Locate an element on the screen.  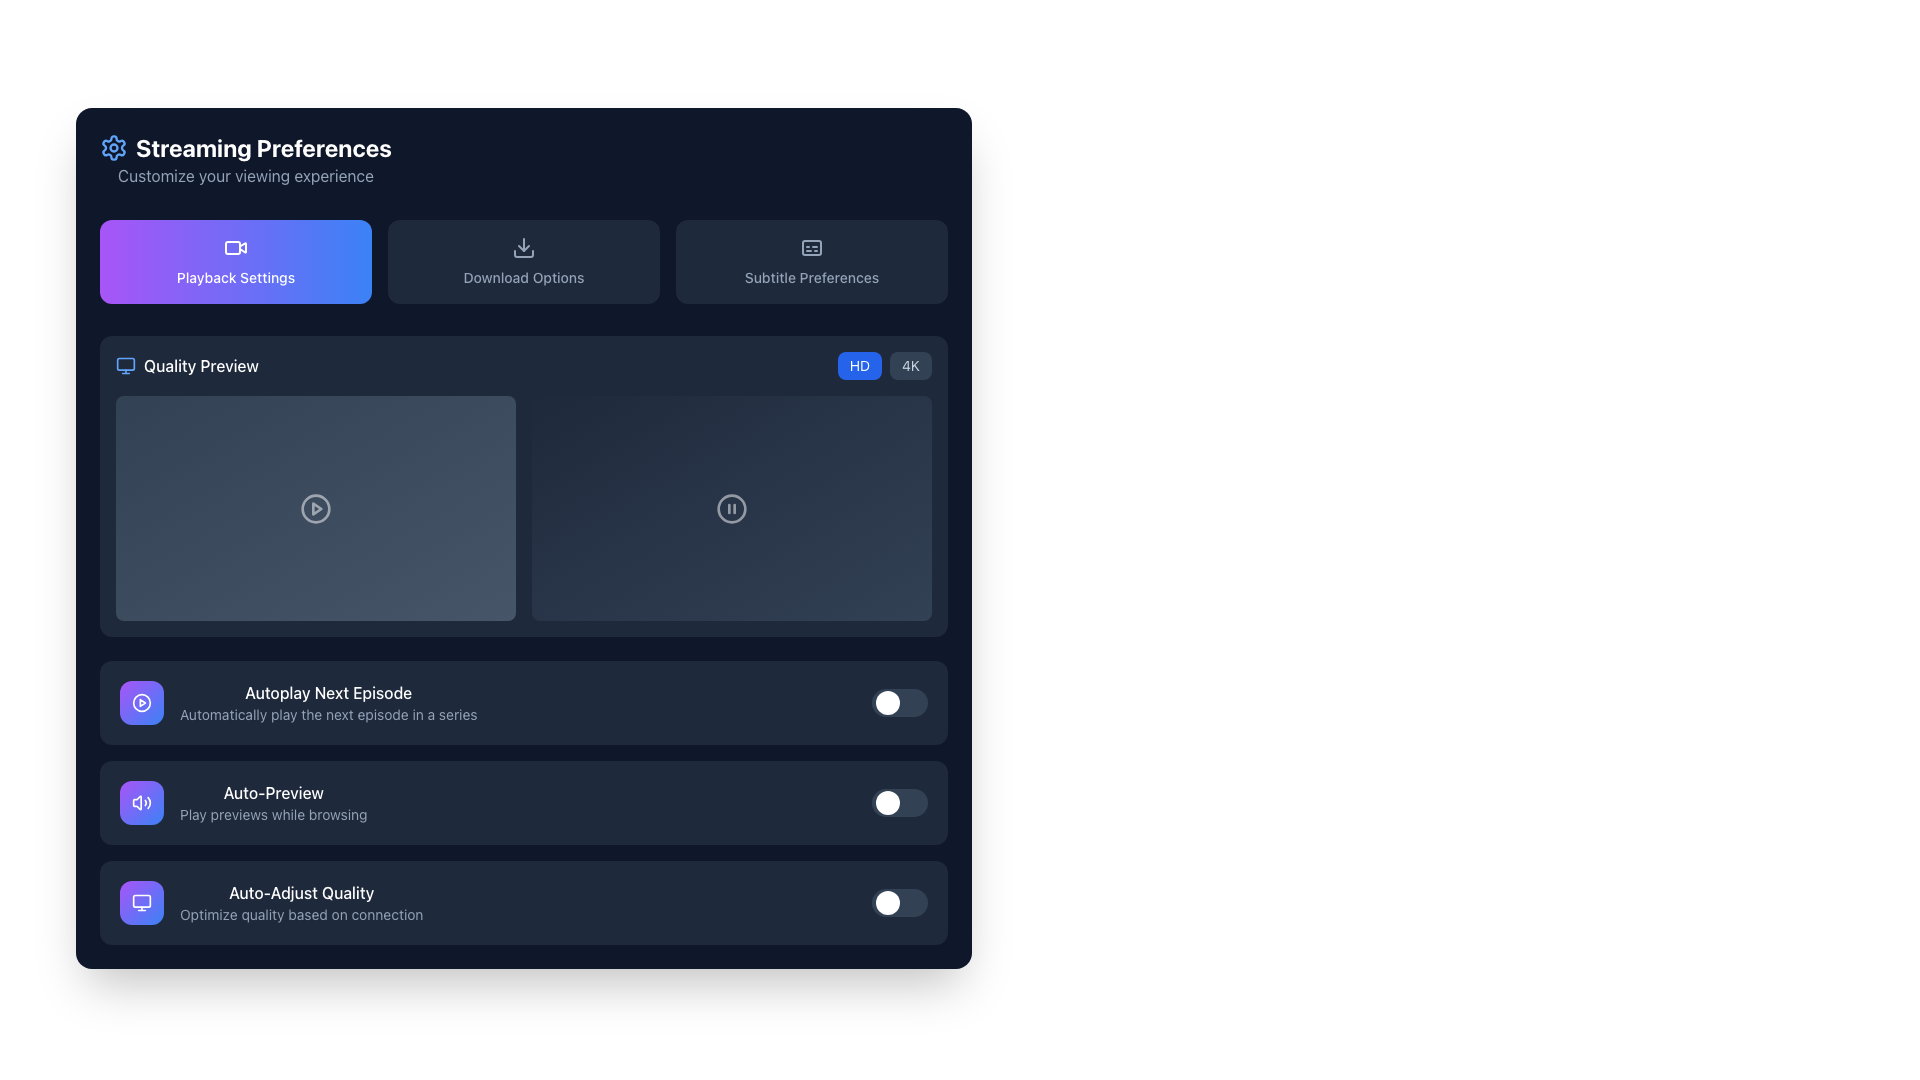
the button labeled '4K' located in the top-right section of the 'Quality Preview' area is located at coordinates (910, 366).